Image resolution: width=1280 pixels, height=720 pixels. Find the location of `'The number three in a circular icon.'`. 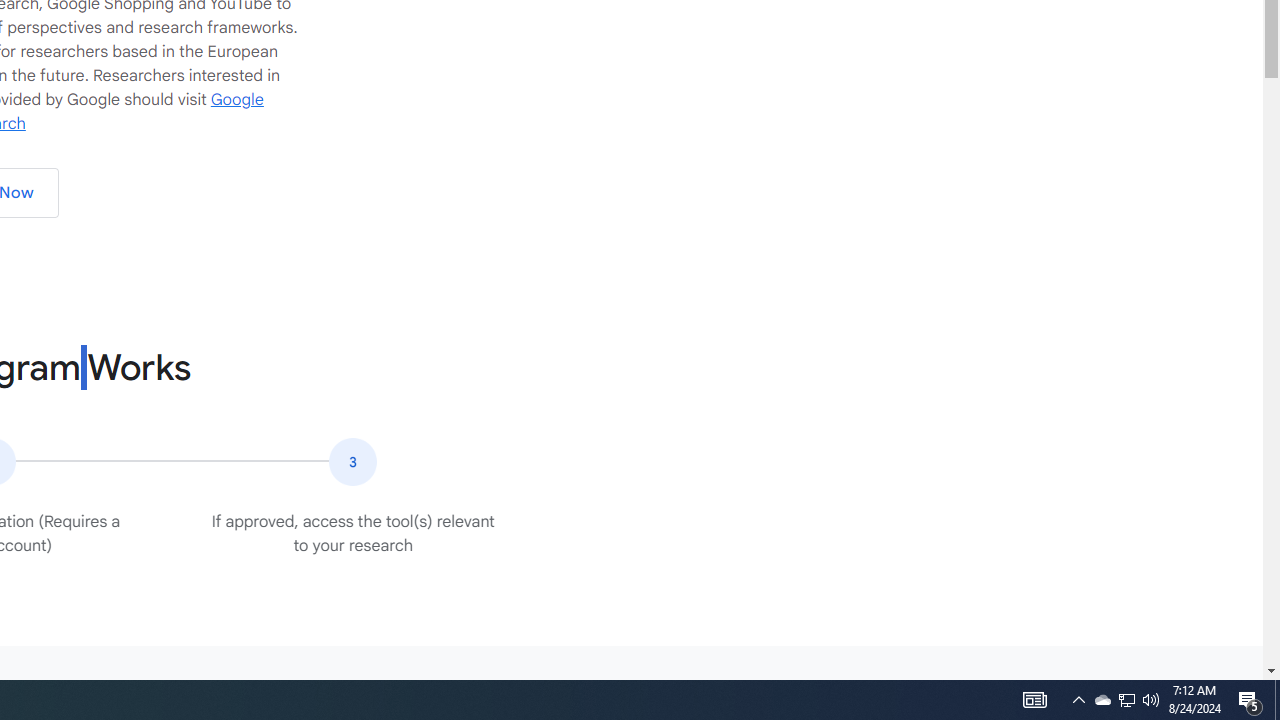

'The number three in a circular icon.' is located at coordinates (353, 461).